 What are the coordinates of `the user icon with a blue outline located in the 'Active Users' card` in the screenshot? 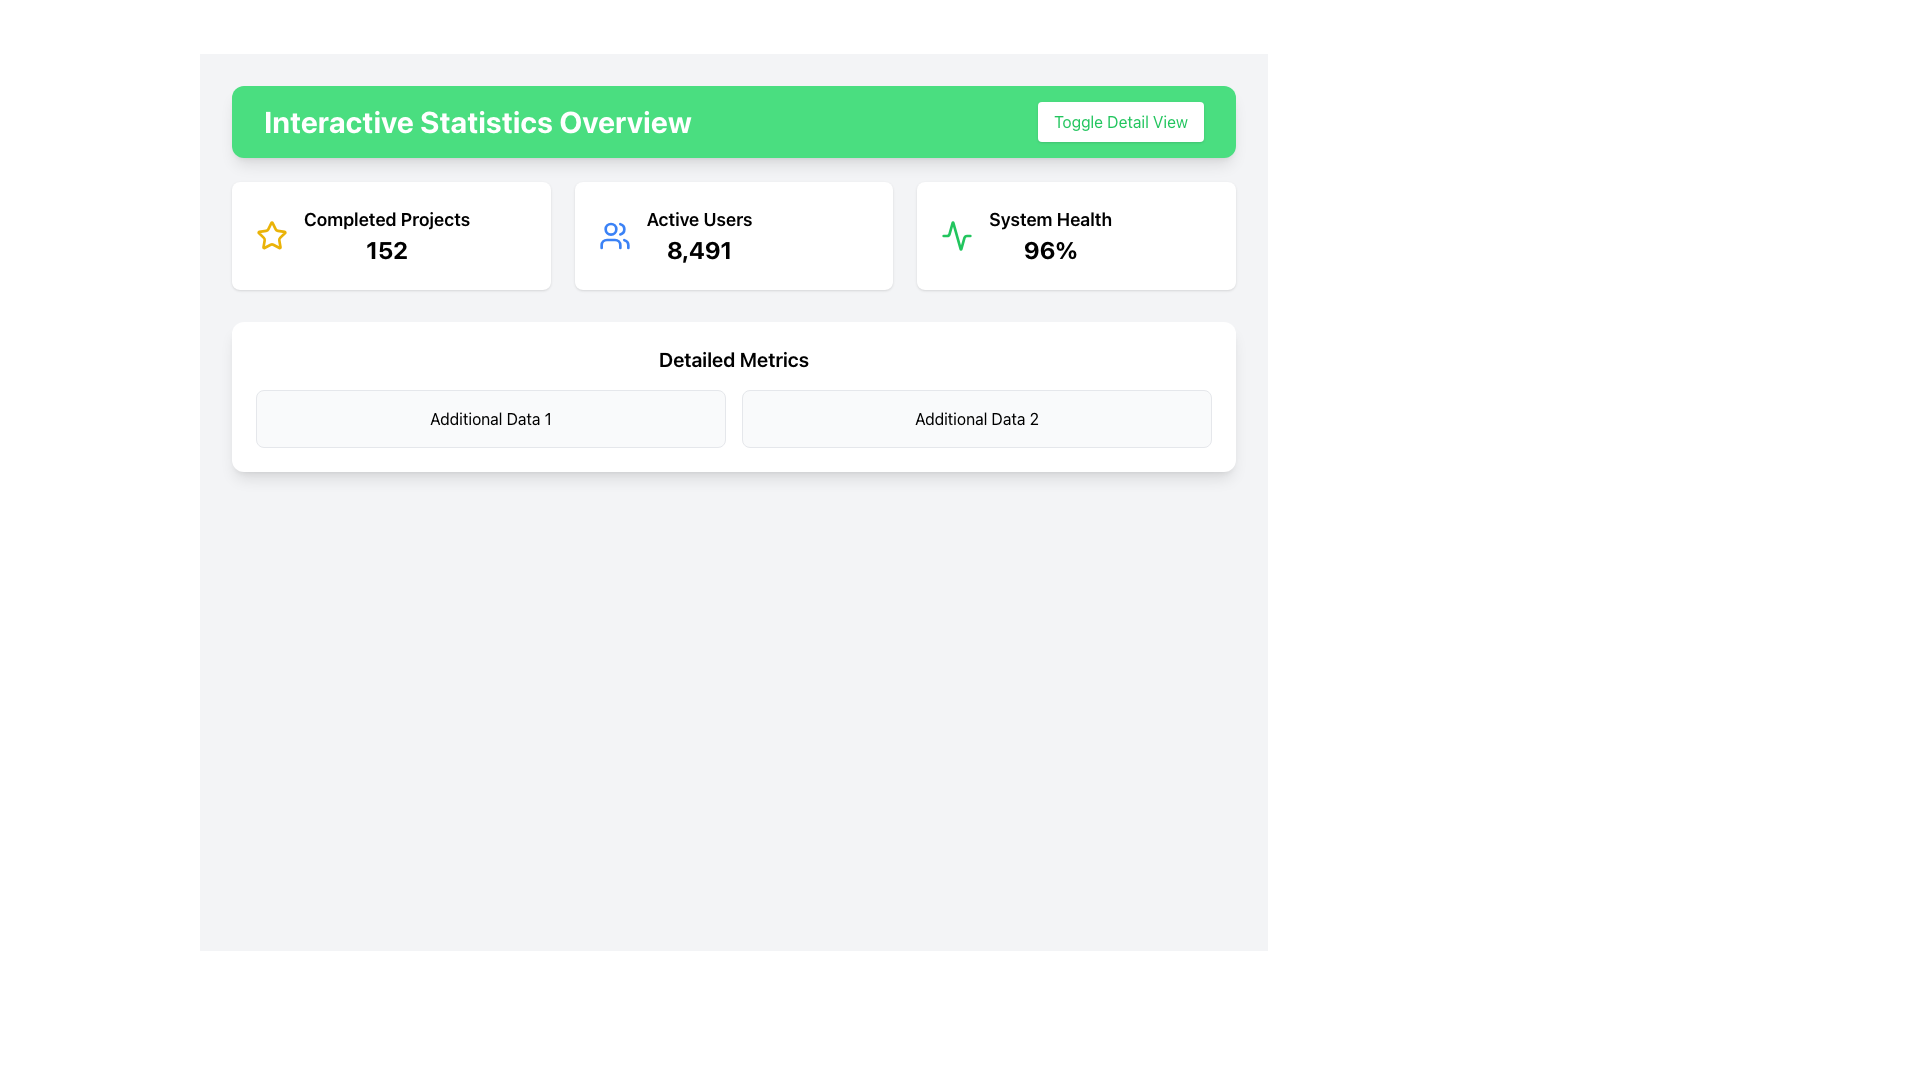 It's located at (613, 234).